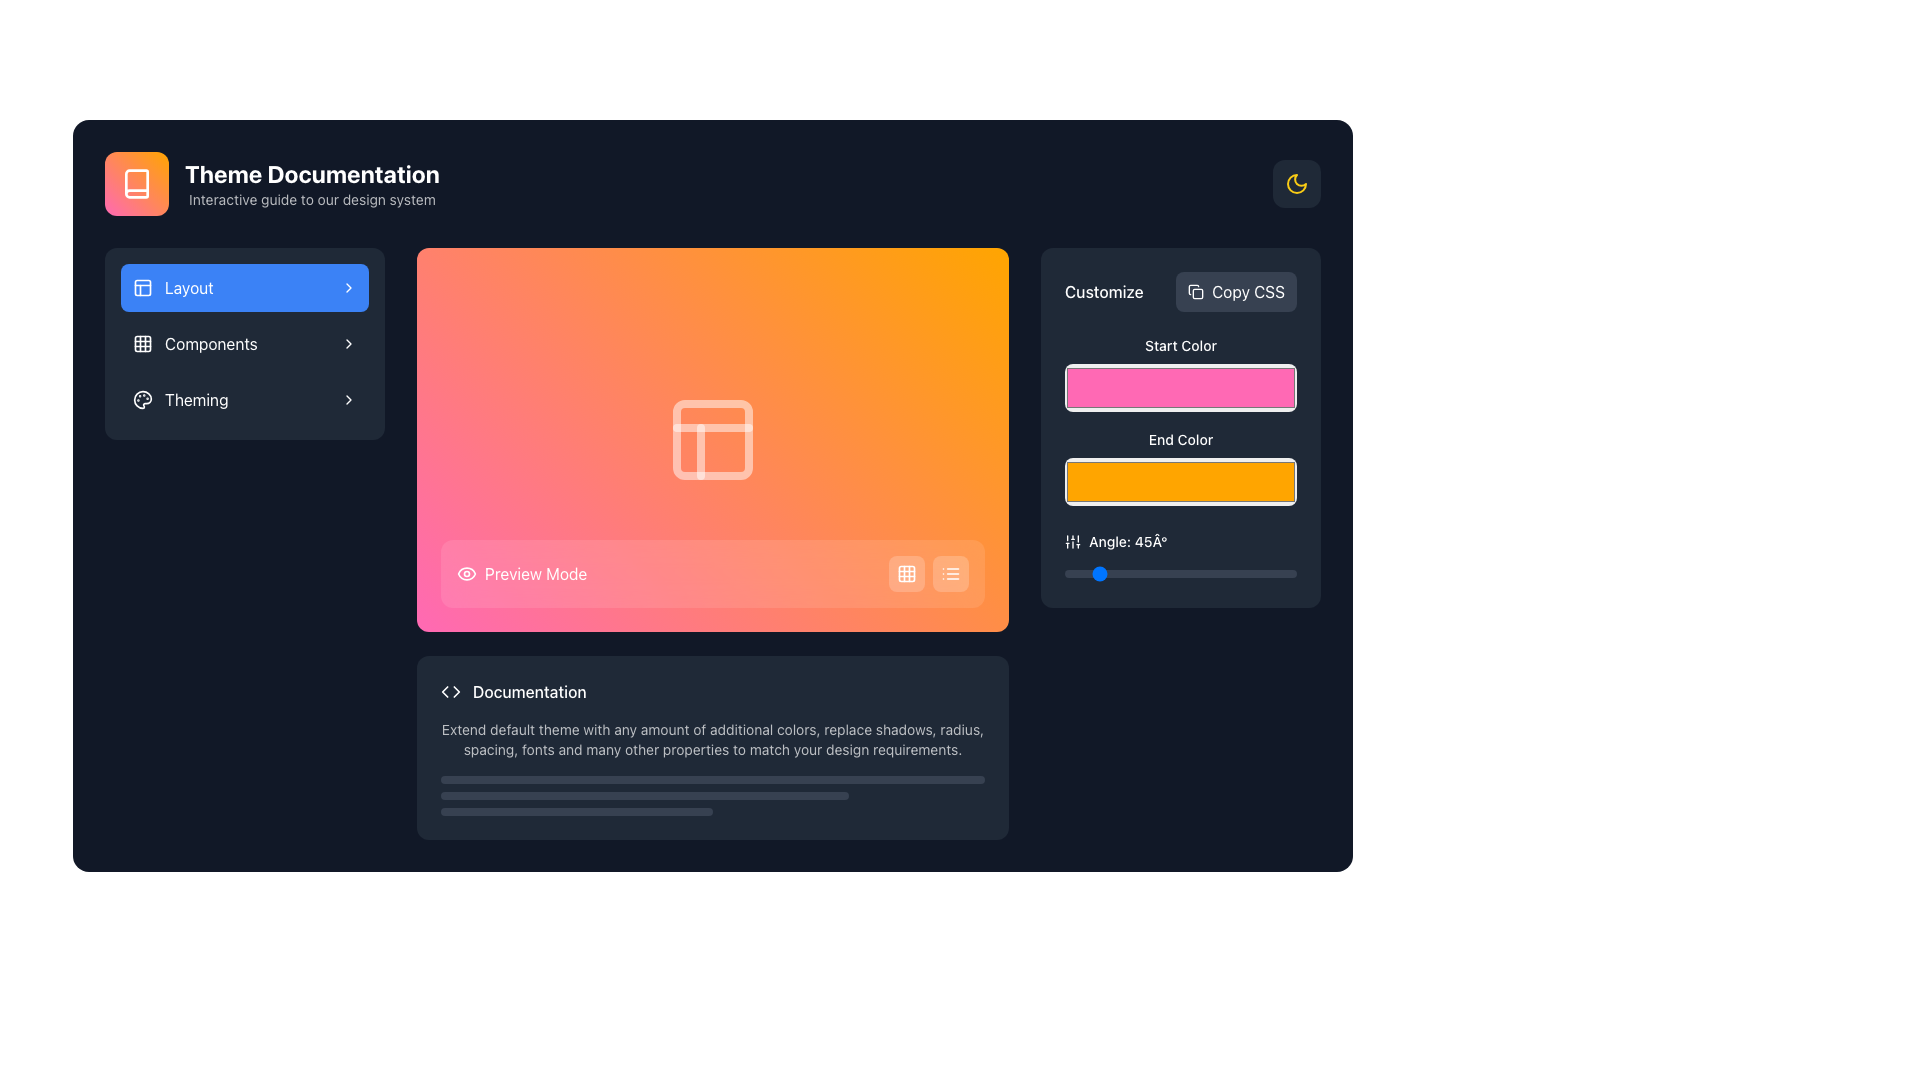 The height and width of the screenshot is (1080, 1920). I want to click on the progress levels visually by interacting with the vertically-stacked group of three gray progress bars located near the bottom of the 'Documentation' section, centered horizontally, so click(713, 794).